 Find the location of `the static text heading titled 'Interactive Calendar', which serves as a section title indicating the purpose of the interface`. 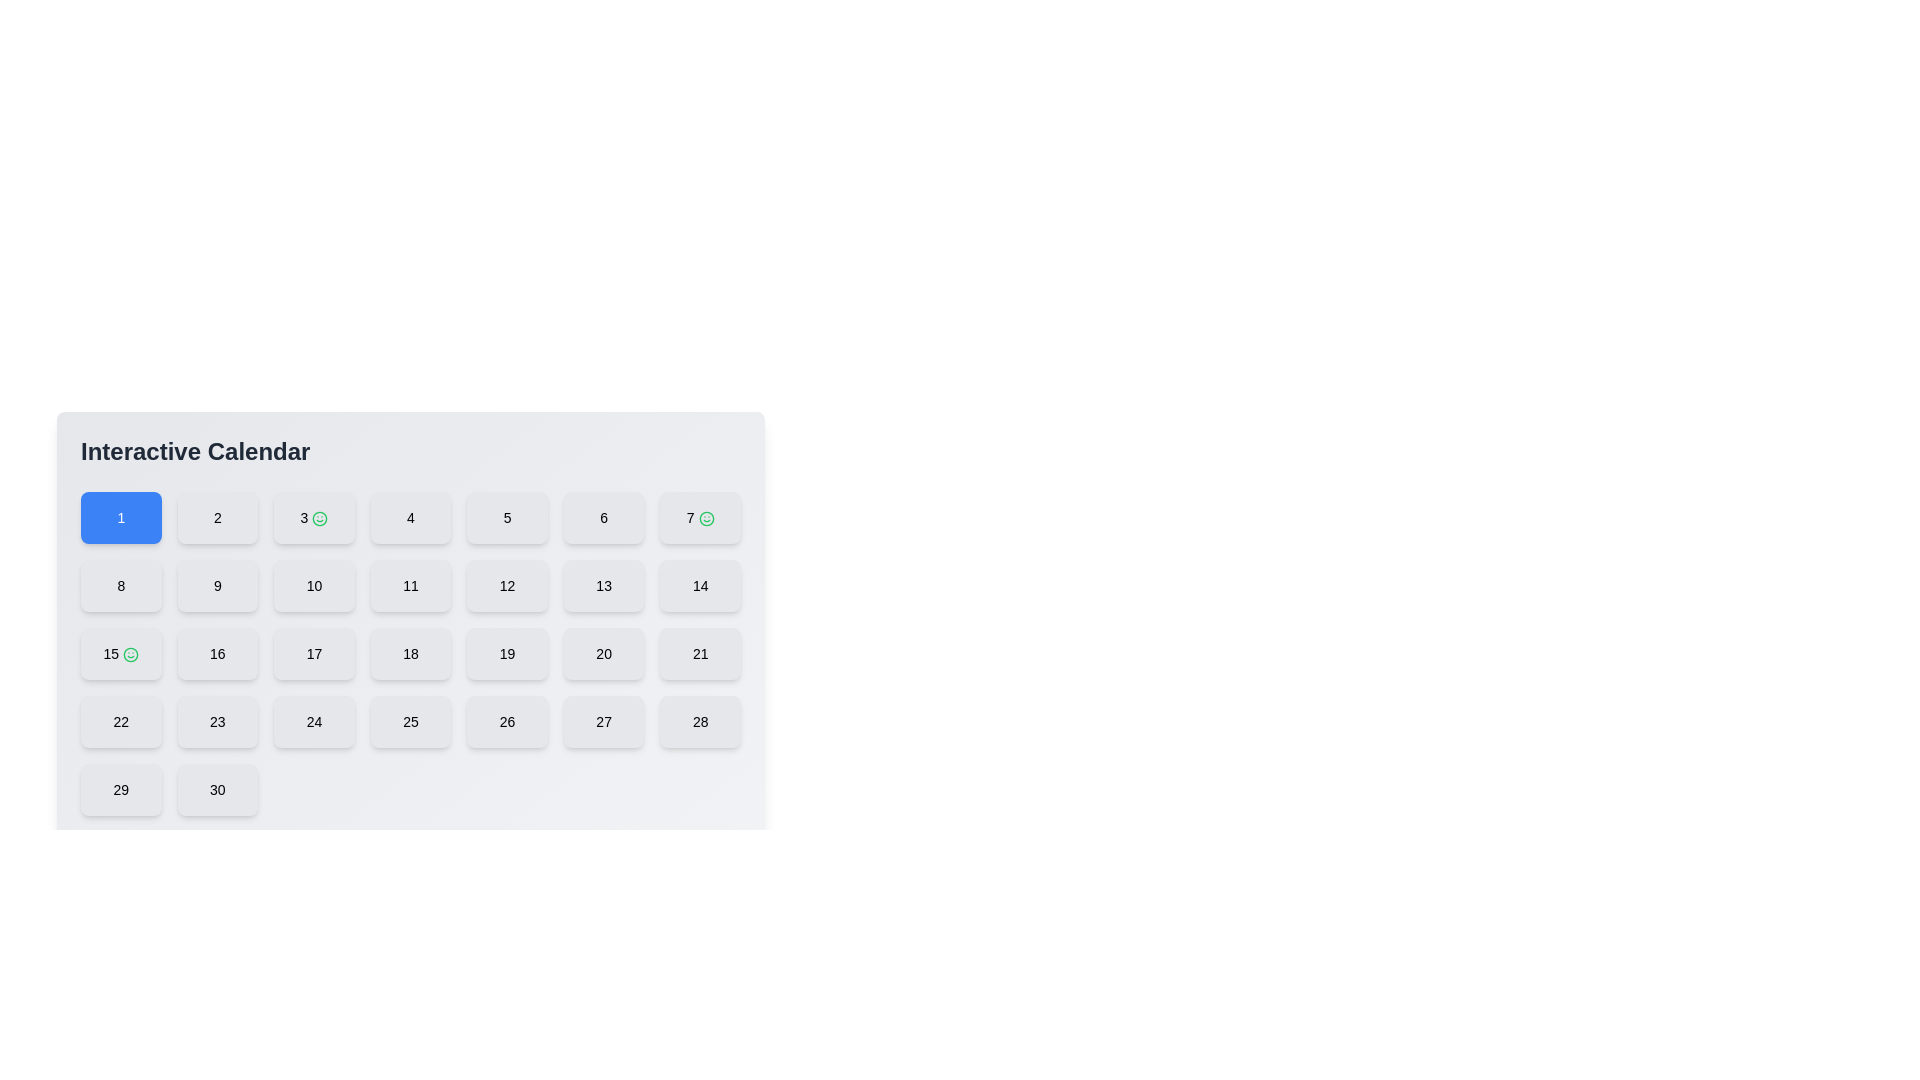

the static text heading titled 'Interactive Calendar', which serves as a section title indicating the purpose of the interface is located at coordinates (195, 451).